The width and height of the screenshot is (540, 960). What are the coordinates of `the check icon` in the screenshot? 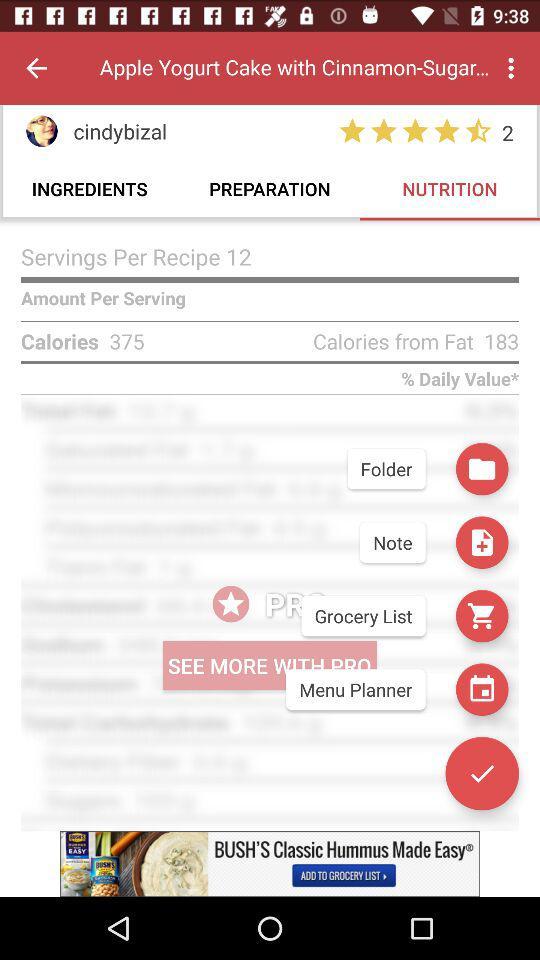 It's located at (481, 772).